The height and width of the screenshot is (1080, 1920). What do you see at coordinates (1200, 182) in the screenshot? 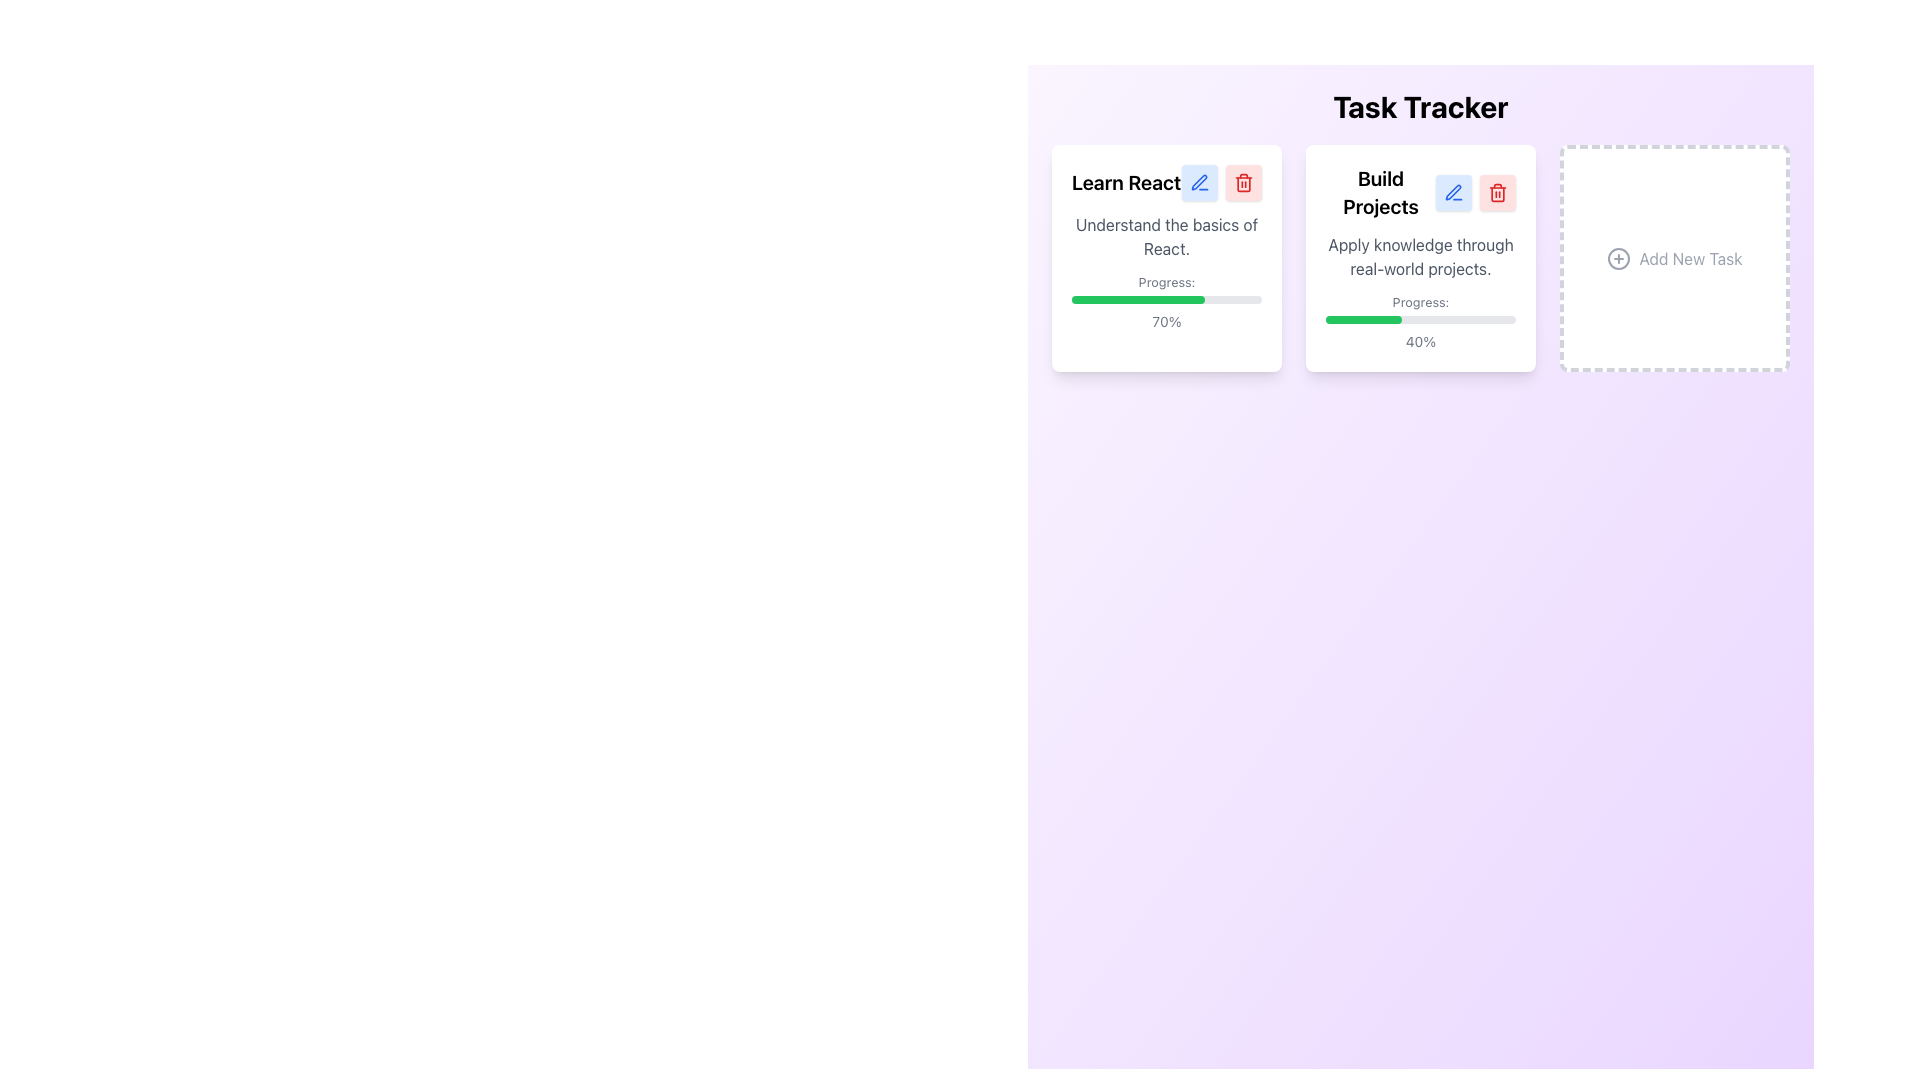
I see `the 'Edit' button located in the top-right corner of the 'Learn React' task card` at bounding box center [1200, 182].